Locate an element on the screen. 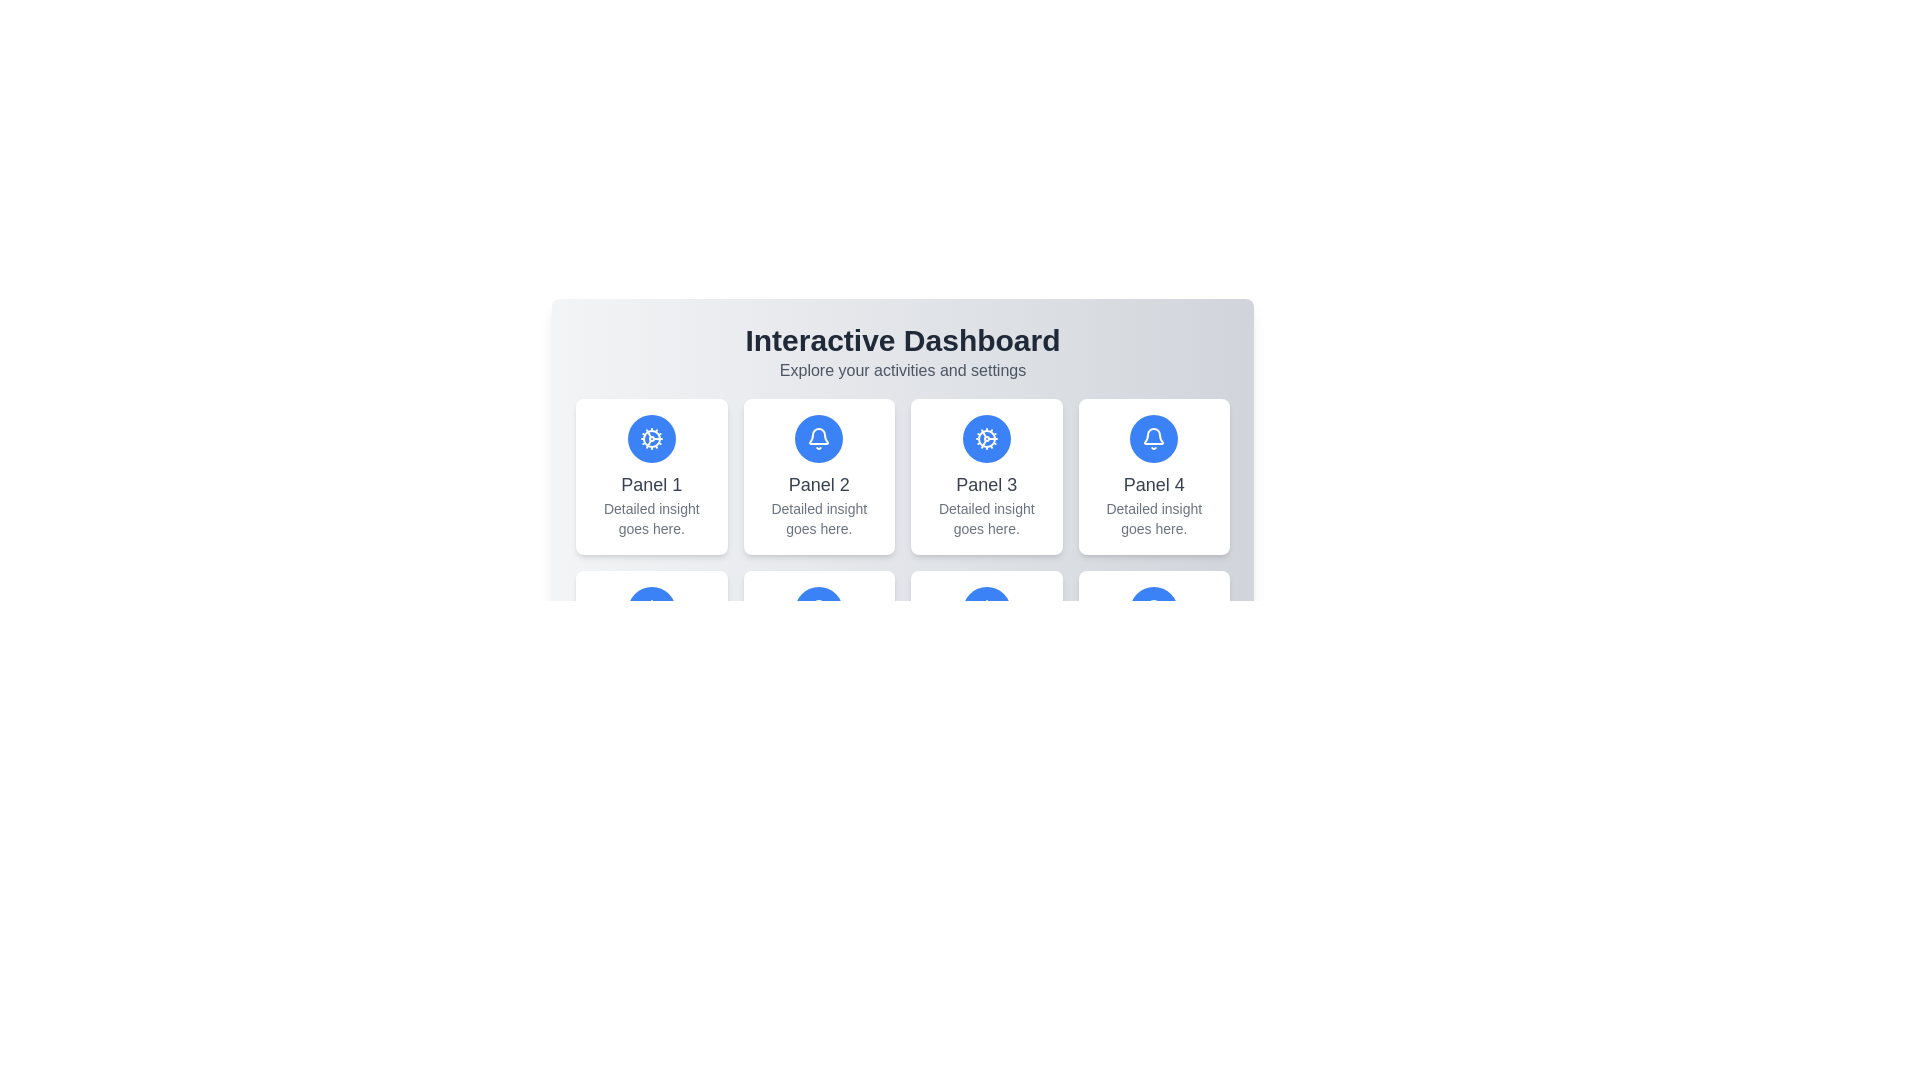  the text label located in the fourth panel of the top row, positioned centrally beneath a bell icon and above a smaller descriptive text is located at coordinates (1154, 485).